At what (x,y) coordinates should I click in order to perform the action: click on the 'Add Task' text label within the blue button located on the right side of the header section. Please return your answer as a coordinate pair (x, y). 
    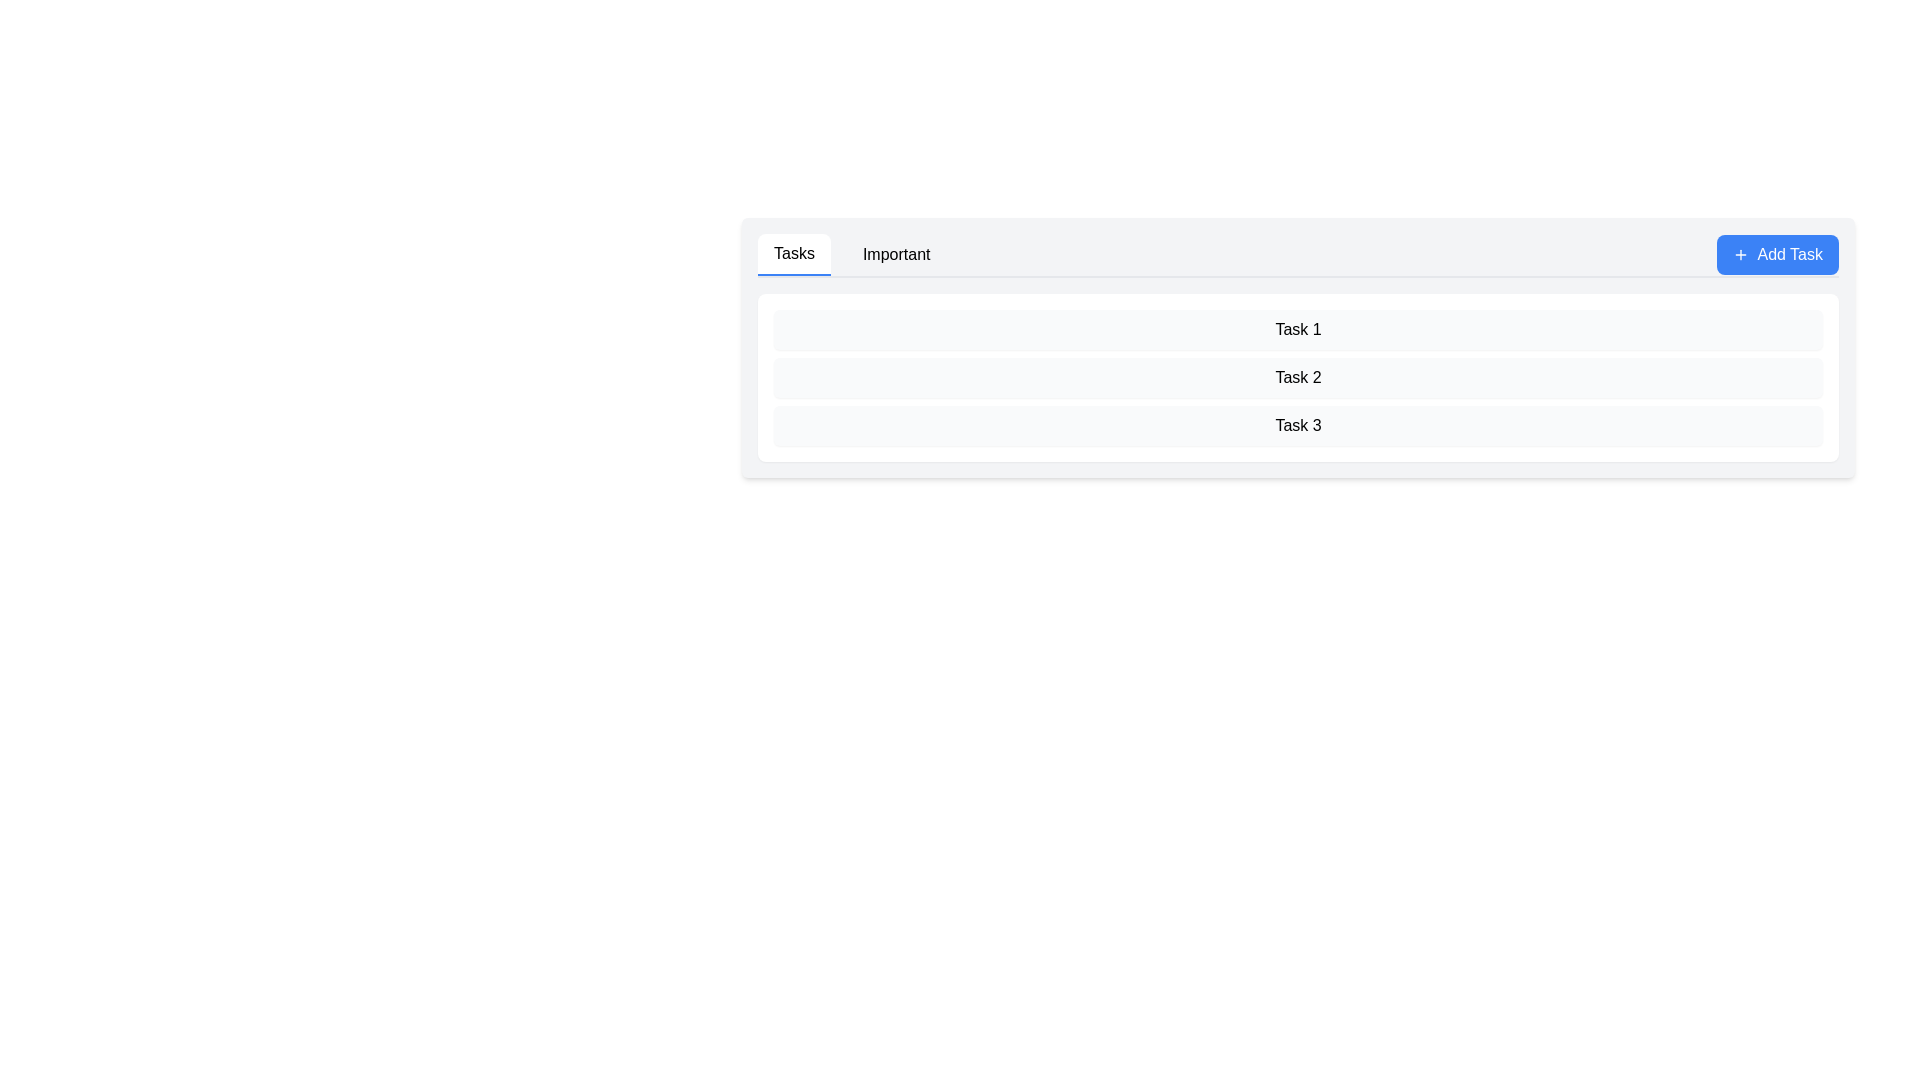
    Looking at the image, I should click on (1790, 253).